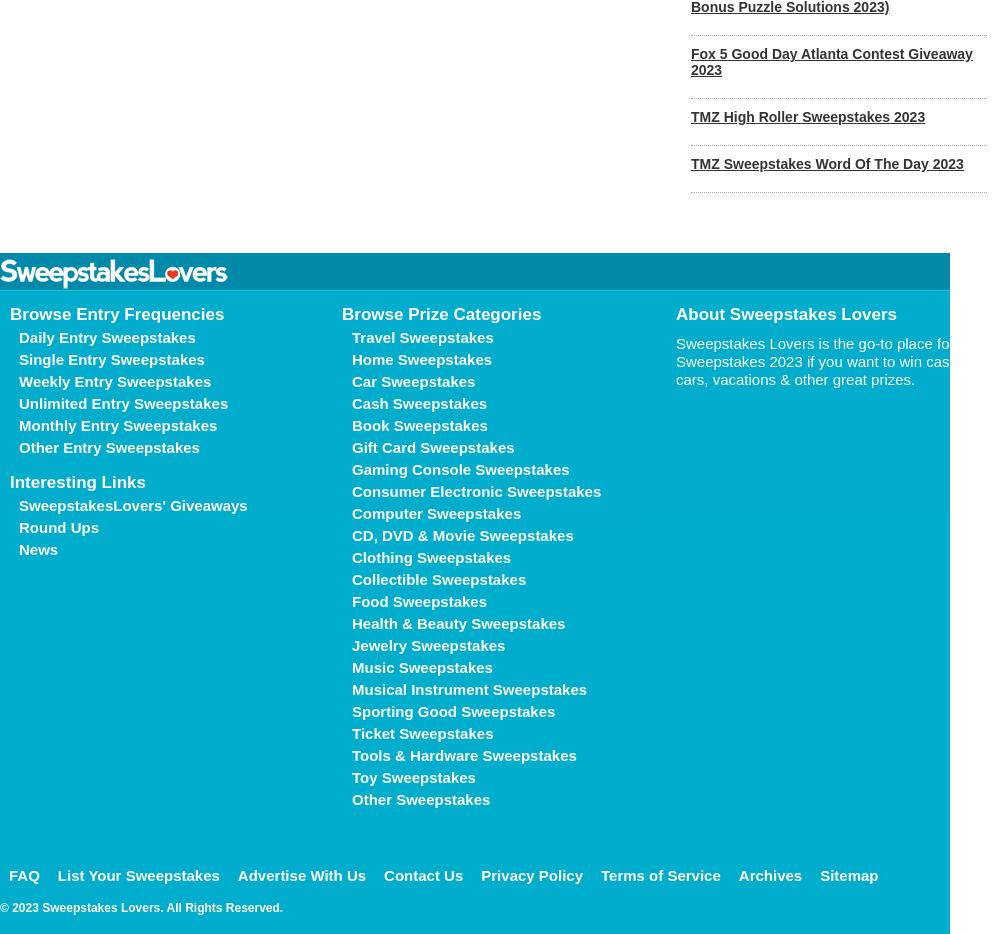  What do you see at coordinates (452, 711) in the screenshot?
I see `'Sporting Good Sweepstakes'` at bounding box center [452, 711].